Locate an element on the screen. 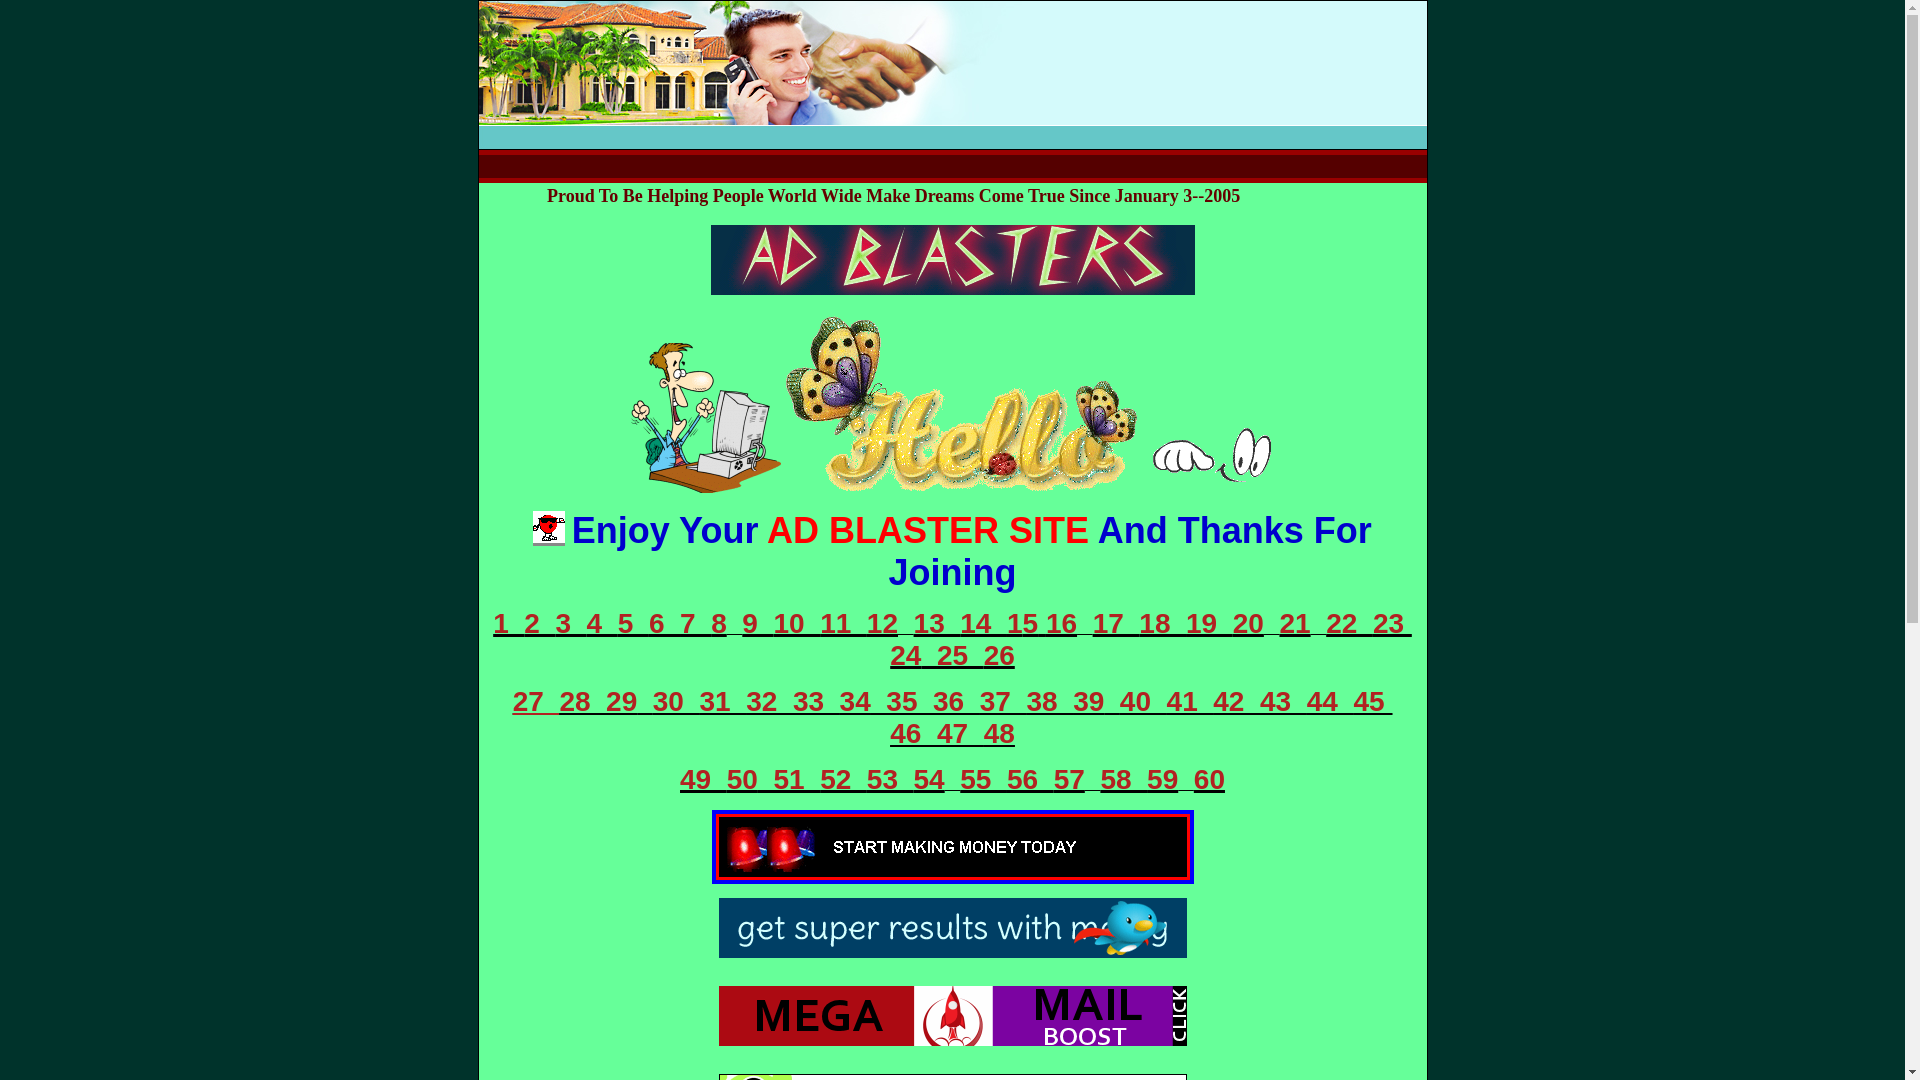  '  51 ' is located at coordinates (757, 778).